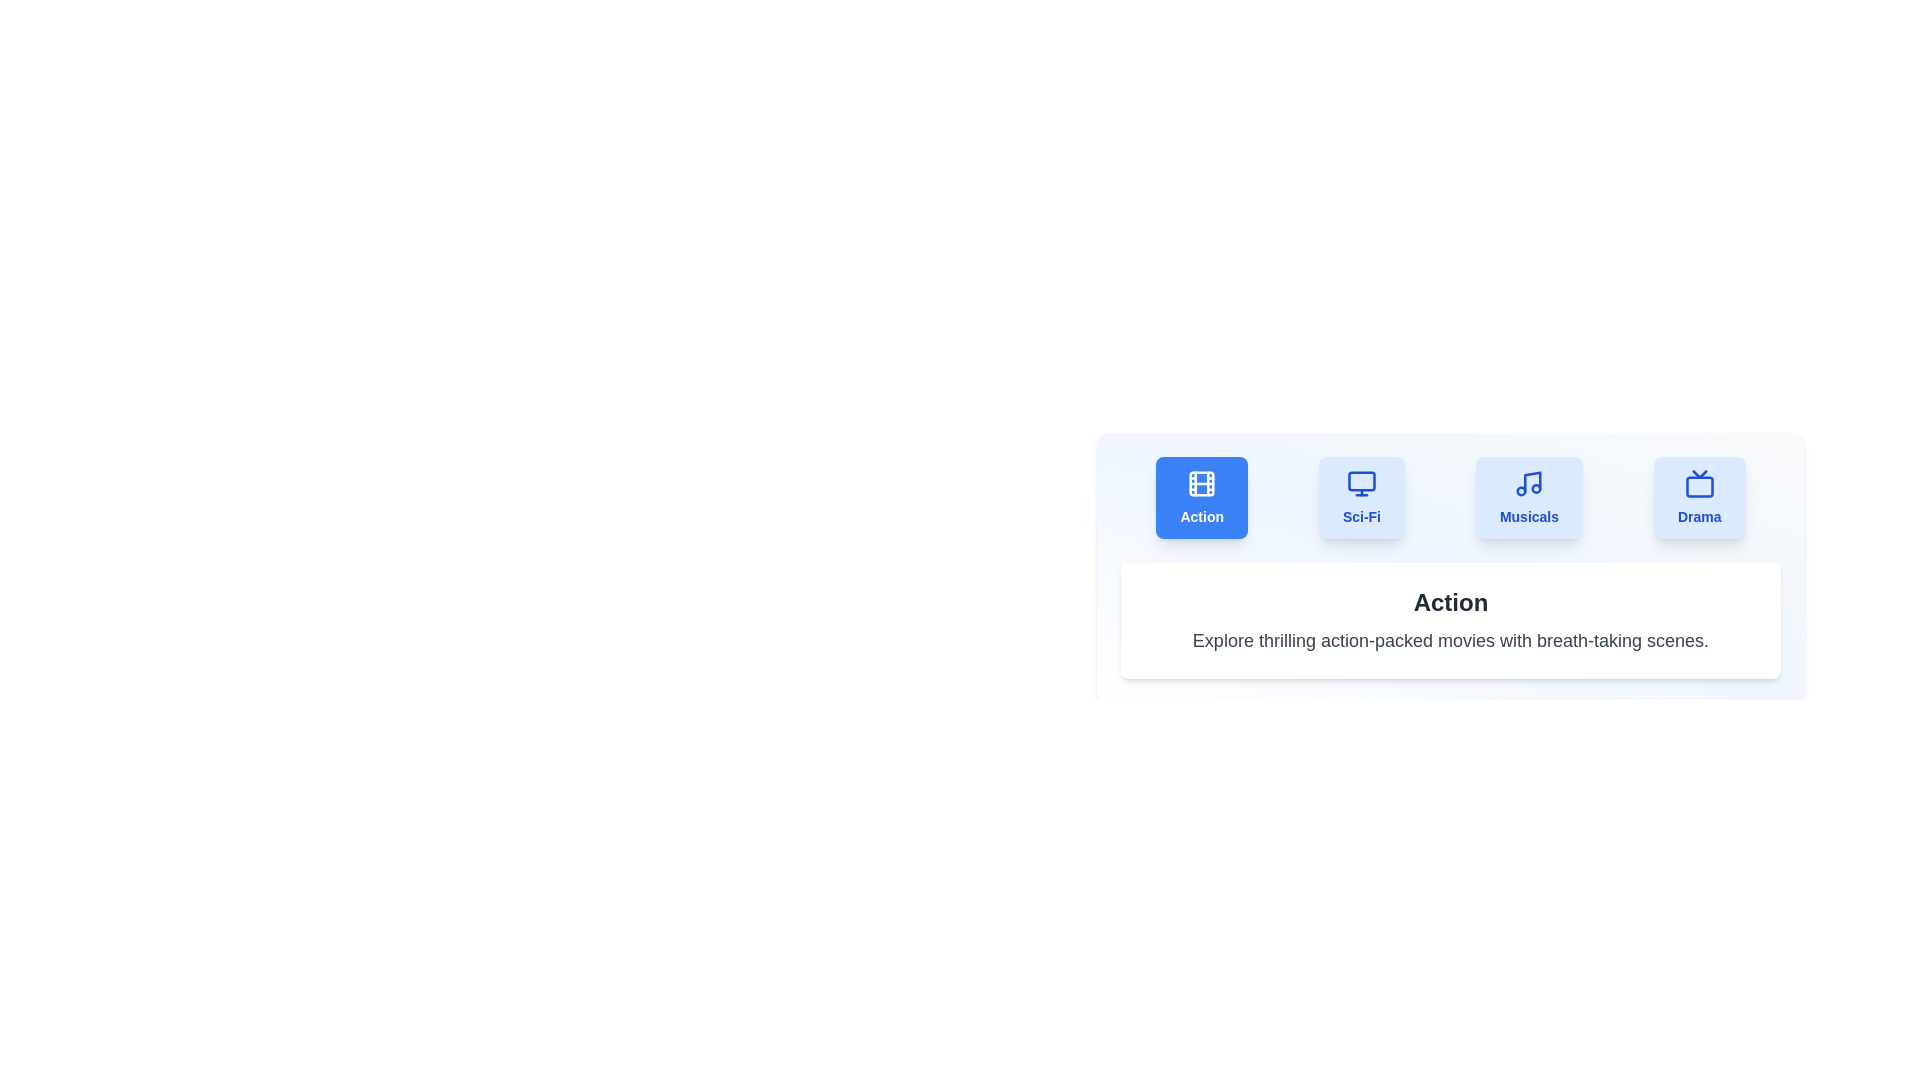  What do you see at coordinates (1698, 496) in the screenshot?
I see `the Drama tab to view its content` at bounding box center [1698, 496].